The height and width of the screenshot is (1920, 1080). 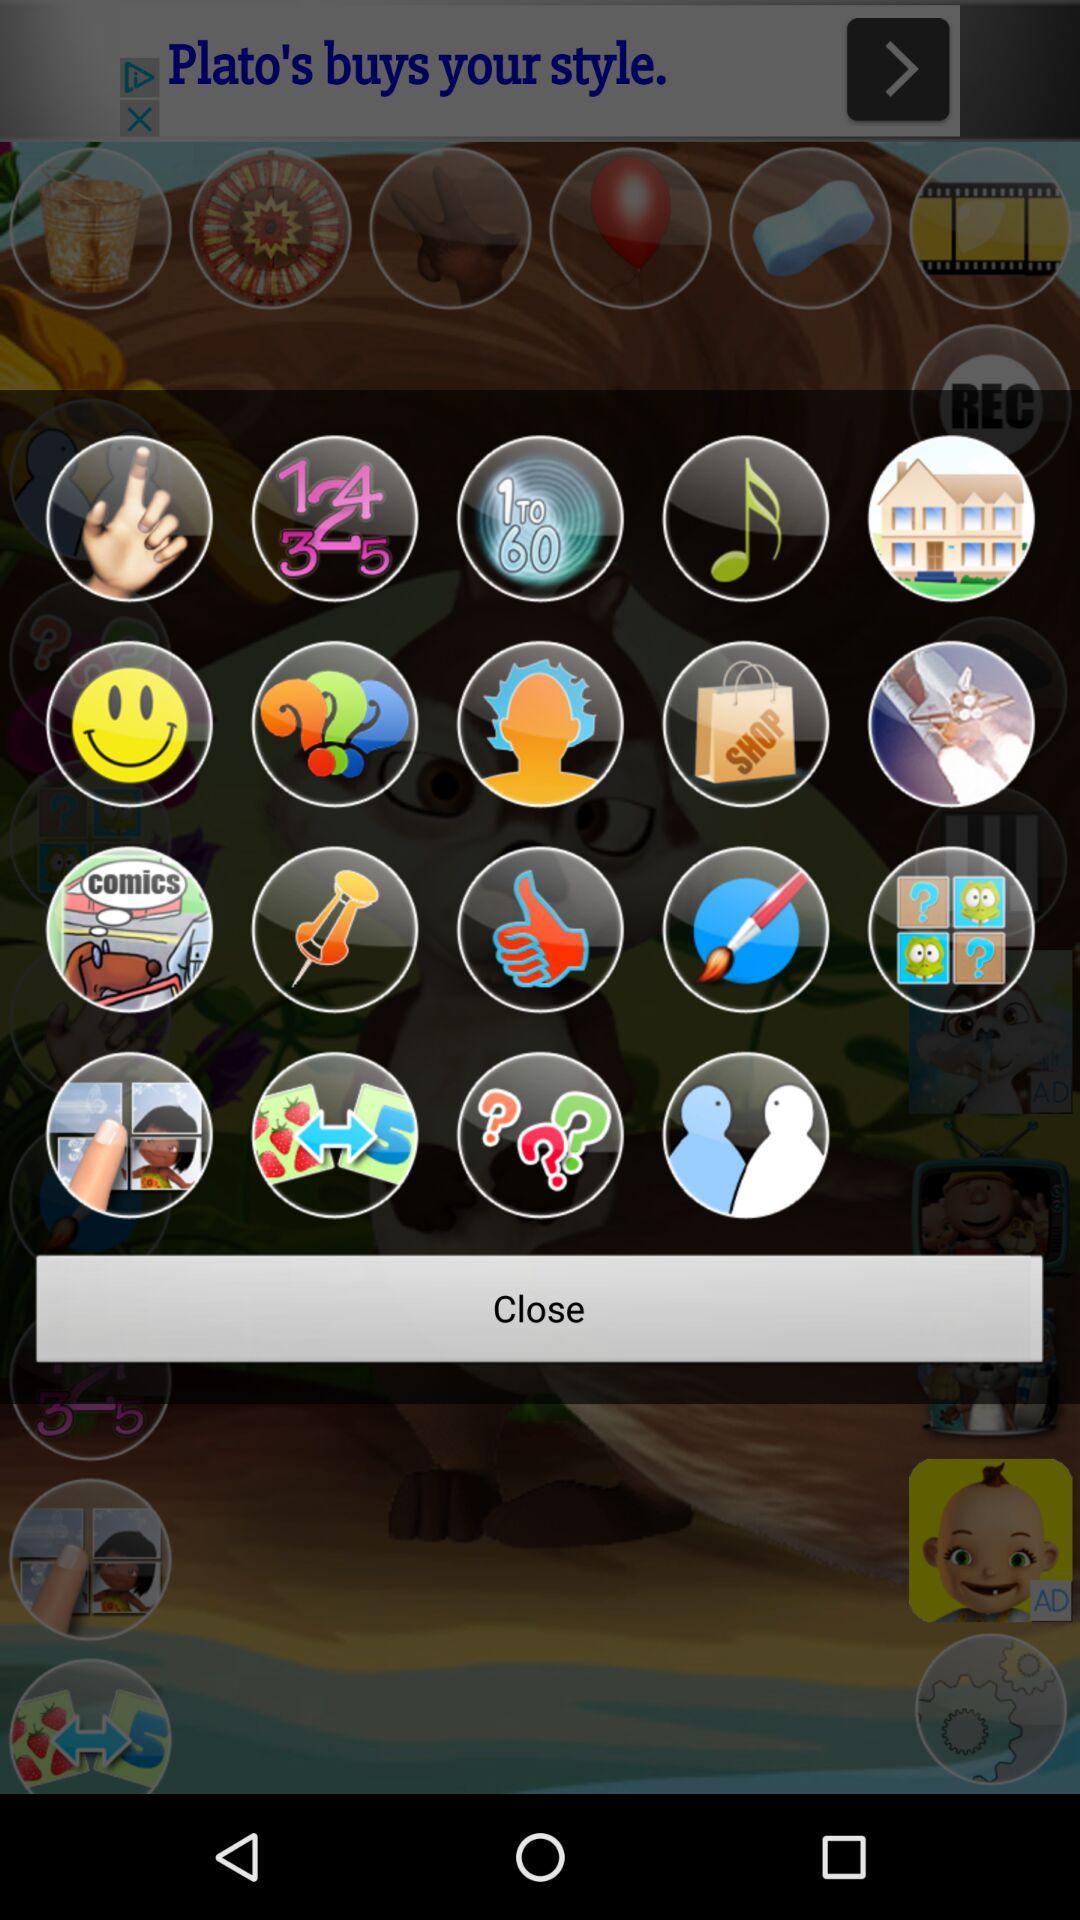 What do you see at coordinates (540, 1135) in the screenshot?
I see `solve questions` at bounding box center [540, 1135].